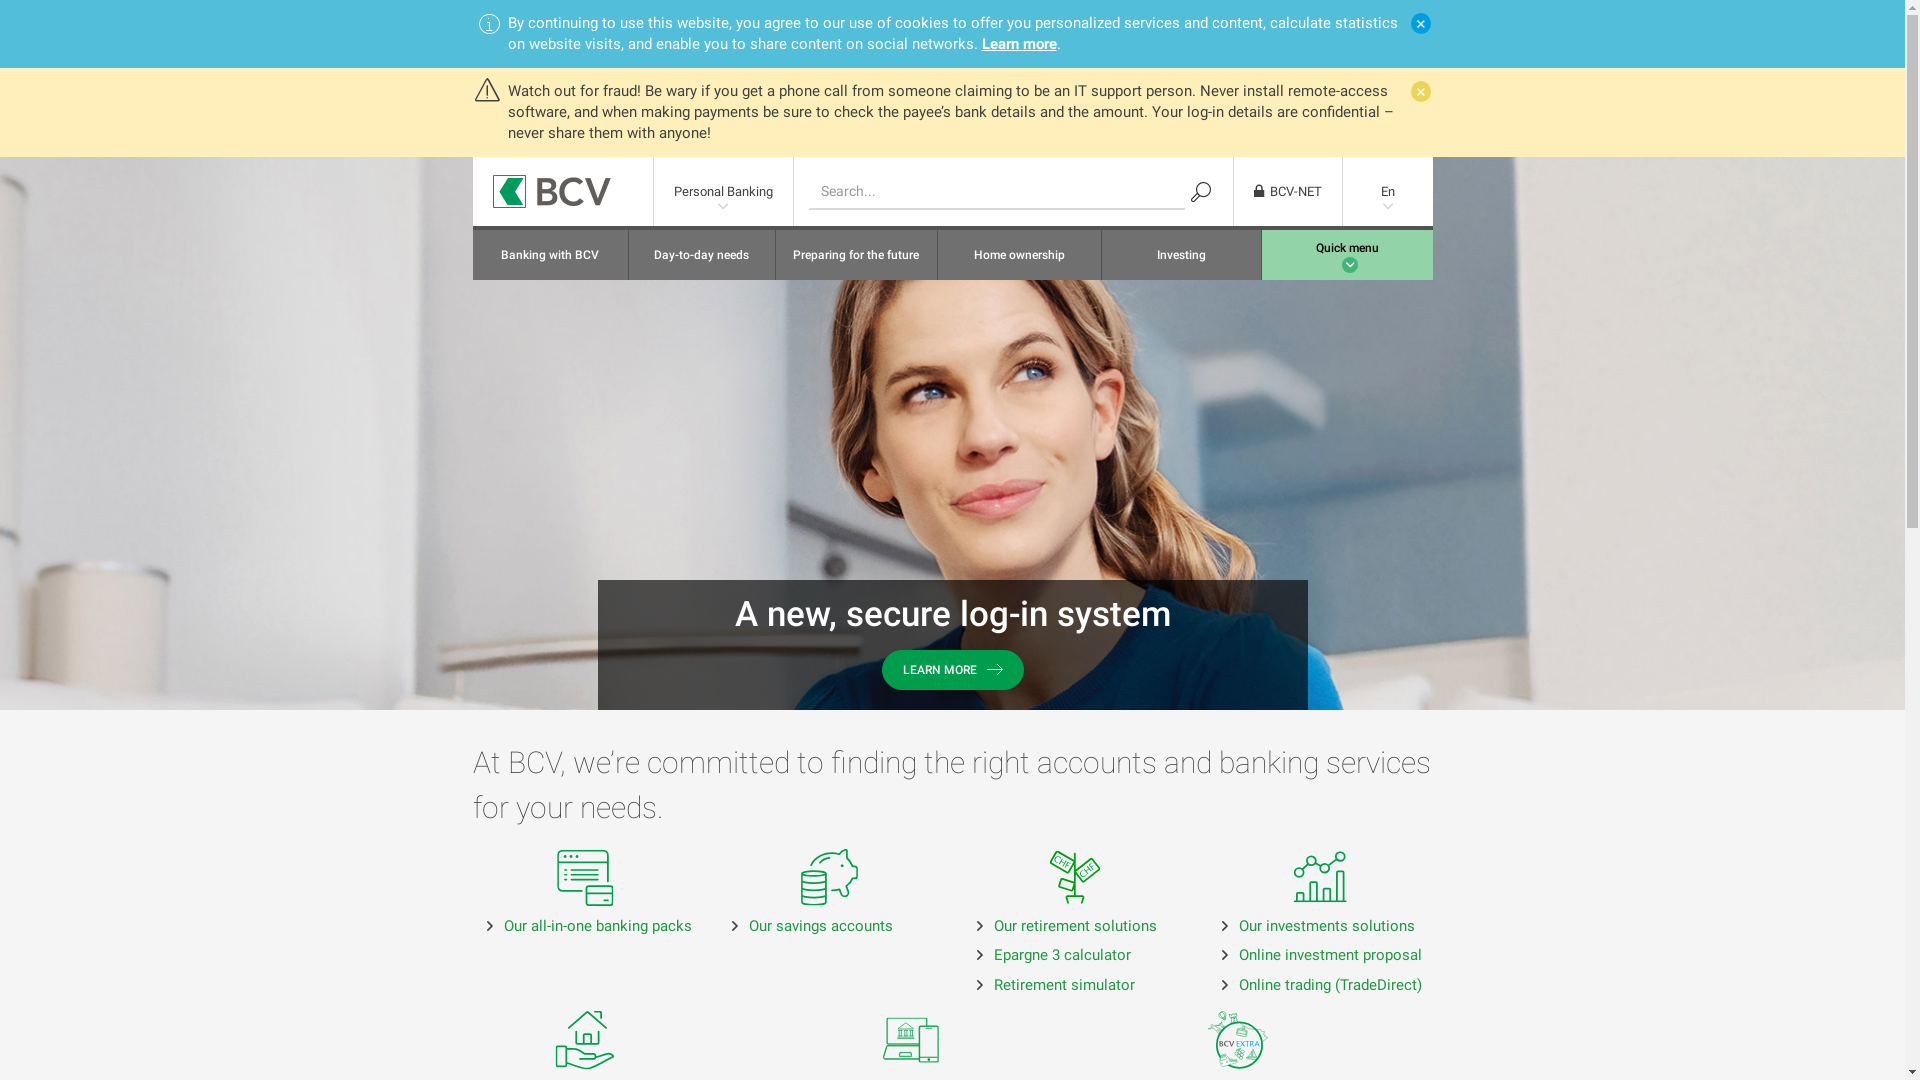  What do you see at coordinates (597, 925) in the screenshot?
I see `'Our all-in-one banking packs'` at bounding box center [597, 925].